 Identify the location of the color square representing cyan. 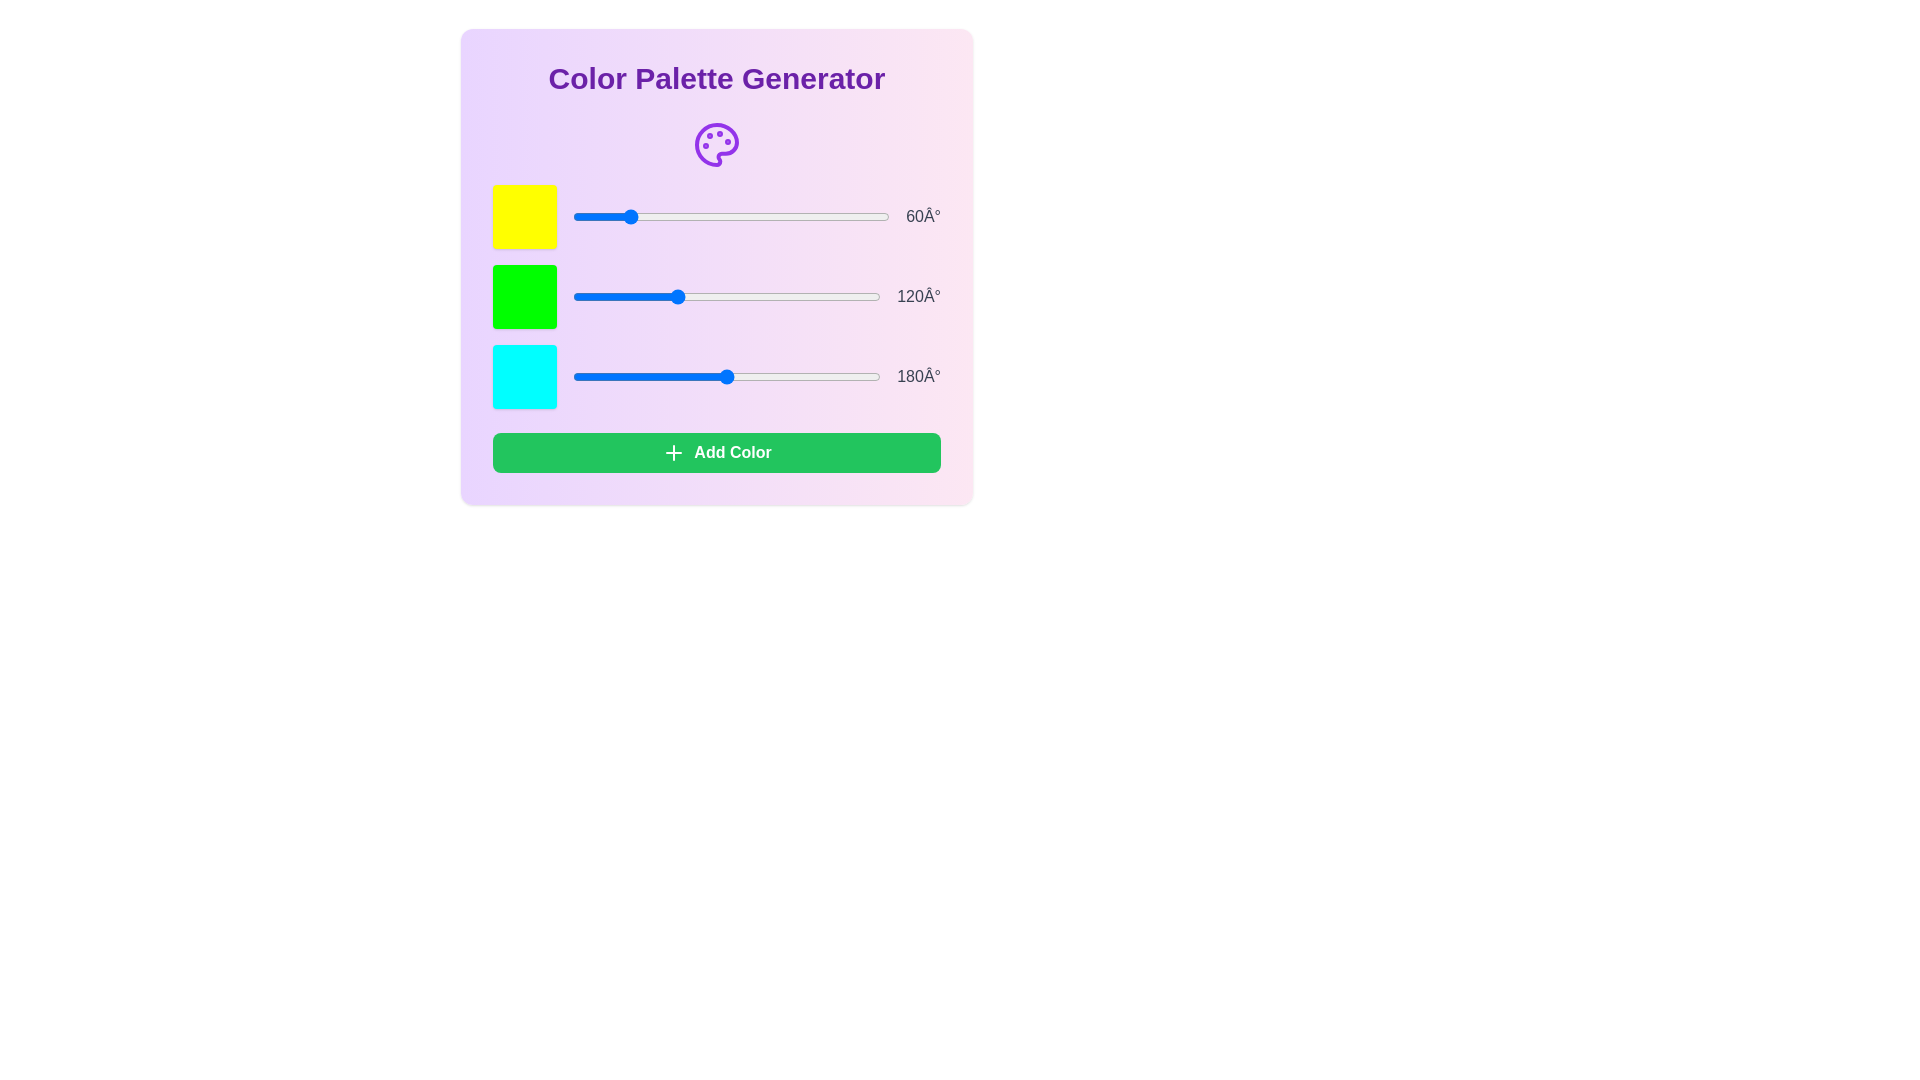
(524, 377).